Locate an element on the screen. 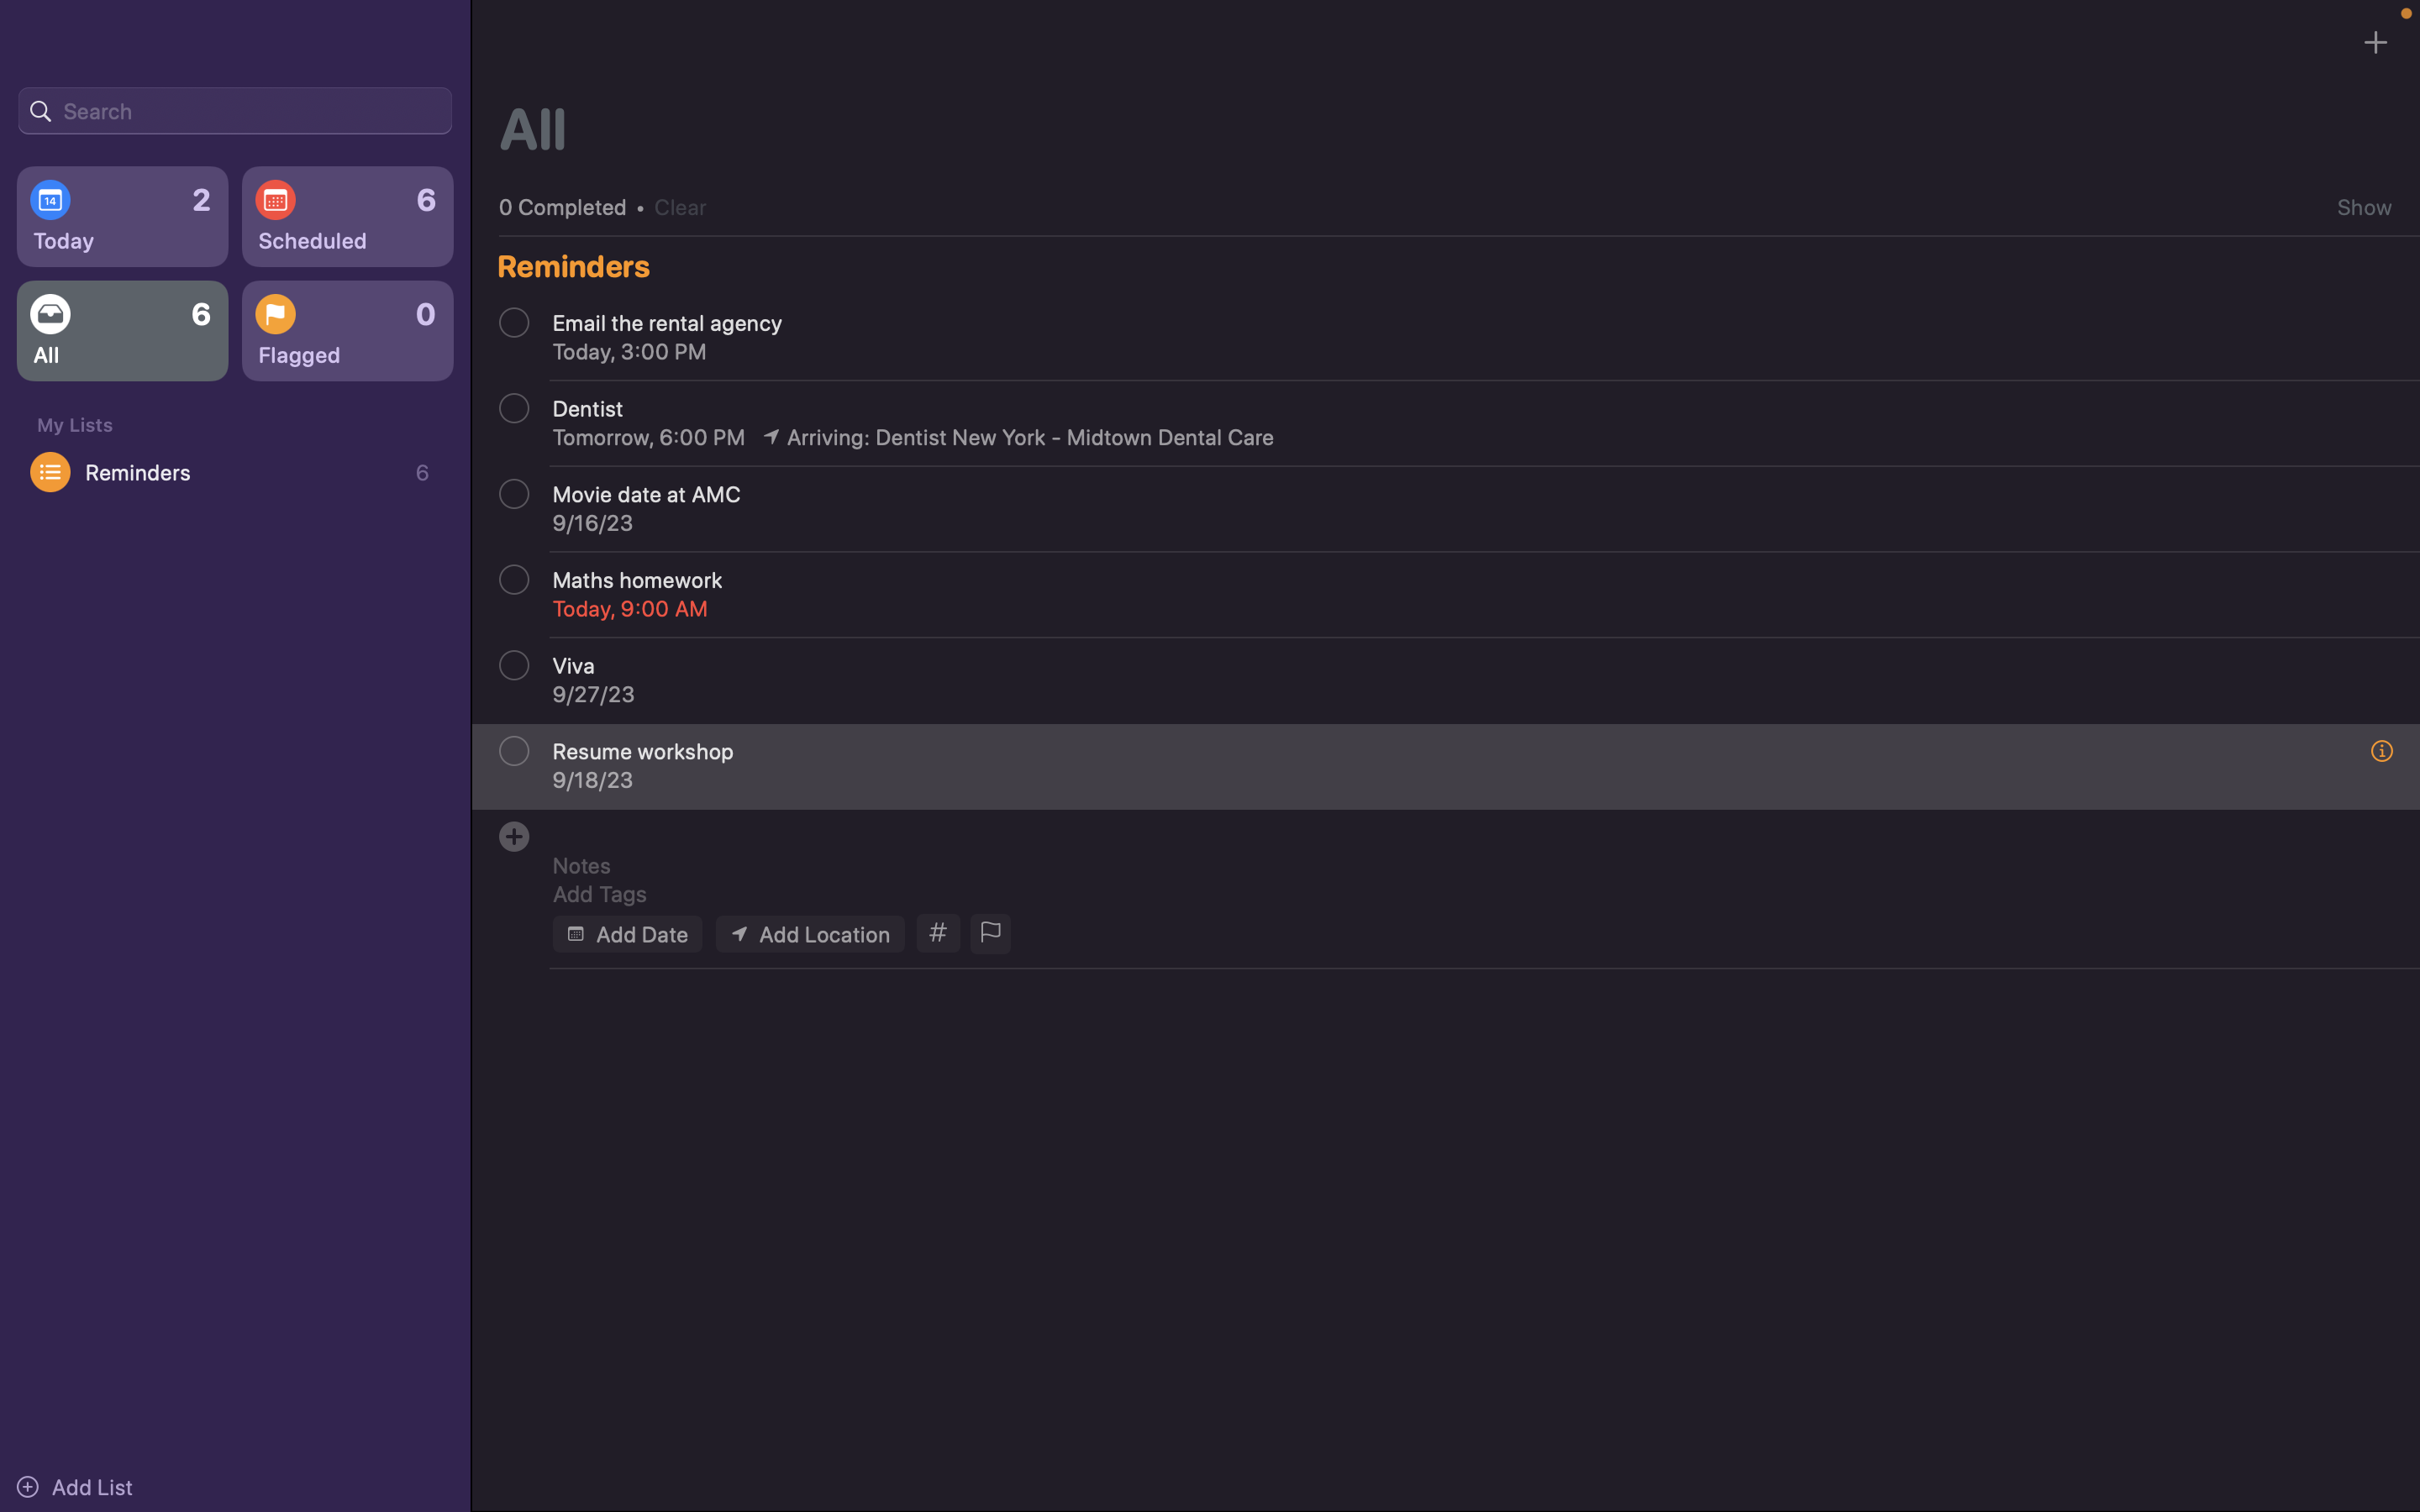 The width and height of the screenshot is (2420, 1512). Assign "Carnegie Mellon University" to the location field of the event form is located at coordinates (808, 932).